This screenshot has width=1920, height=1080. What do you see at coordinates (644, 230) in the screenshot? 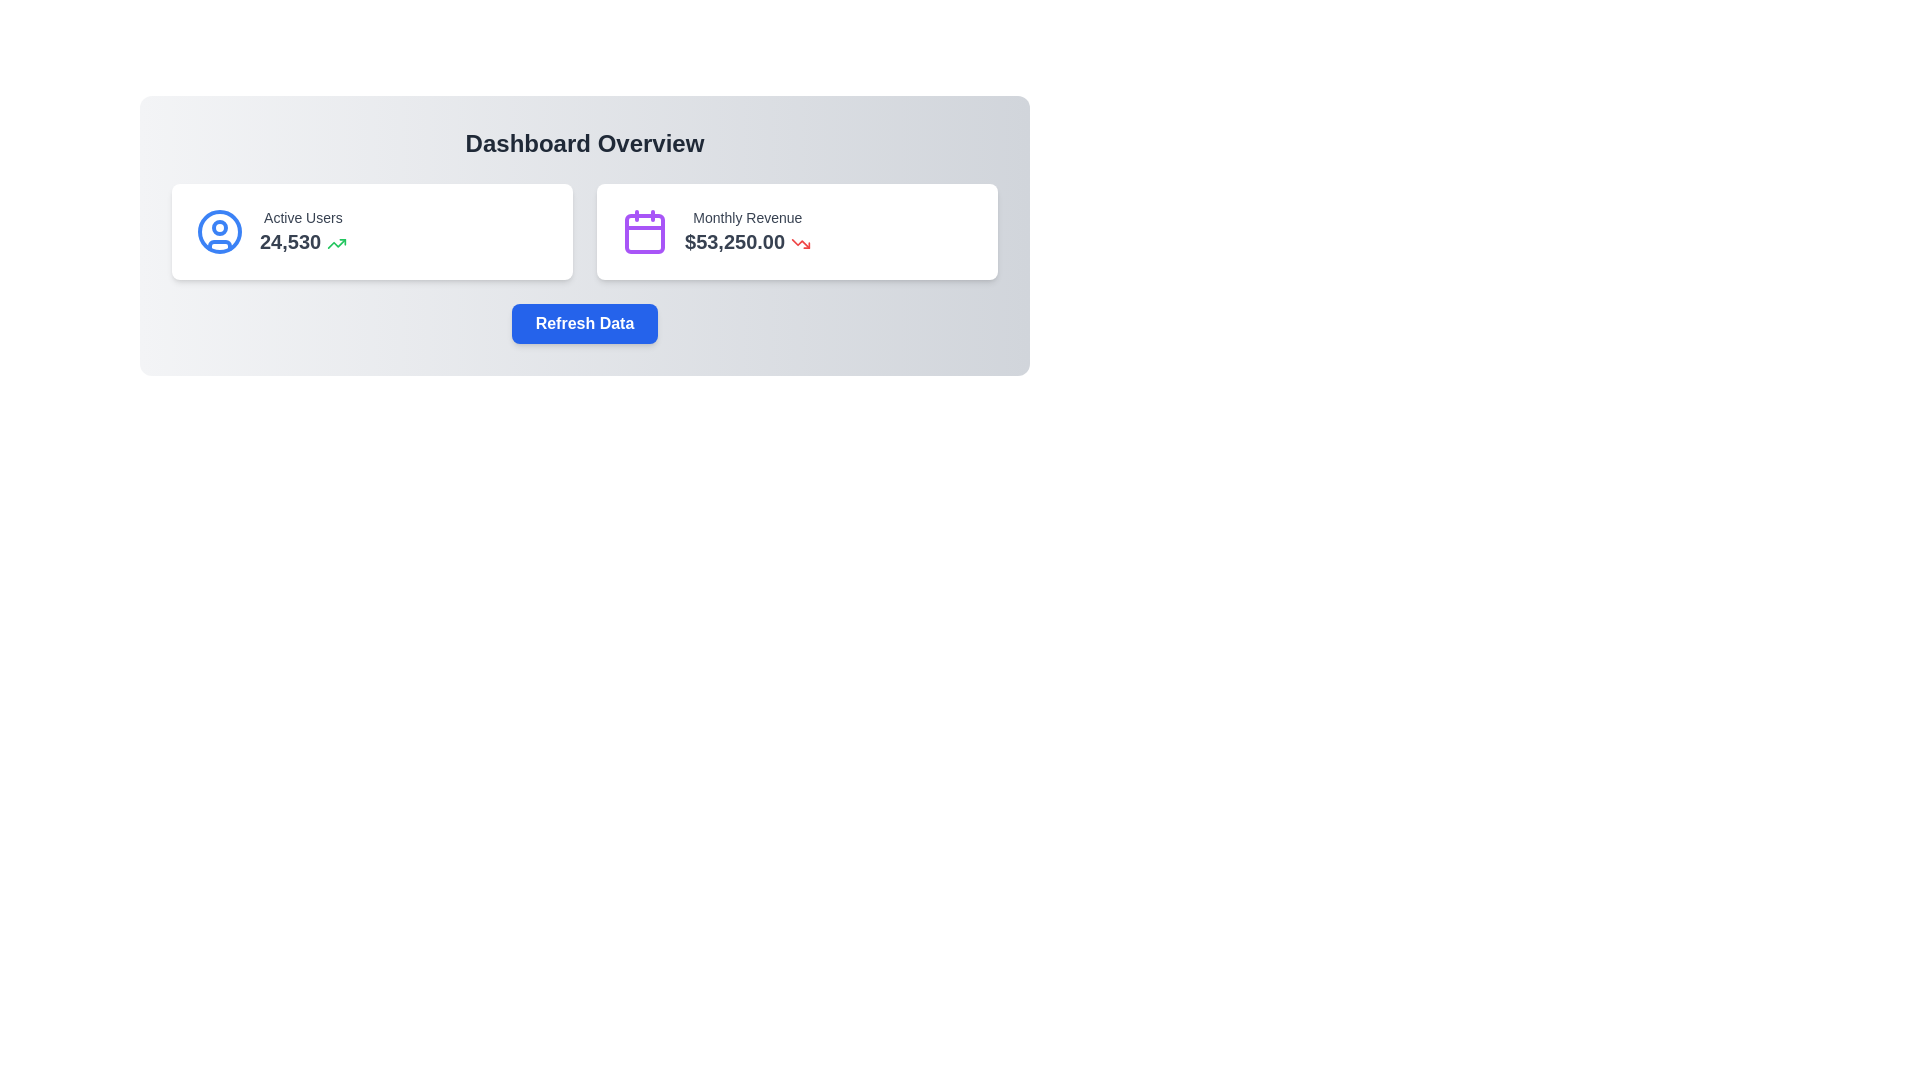
I see `the vibrant purple calendar icon located in the Dashboard Overview section, which is aligned to the left of the 'Monthly Revenue' text and '$53,250.00'` at bounding box center [644, 230].